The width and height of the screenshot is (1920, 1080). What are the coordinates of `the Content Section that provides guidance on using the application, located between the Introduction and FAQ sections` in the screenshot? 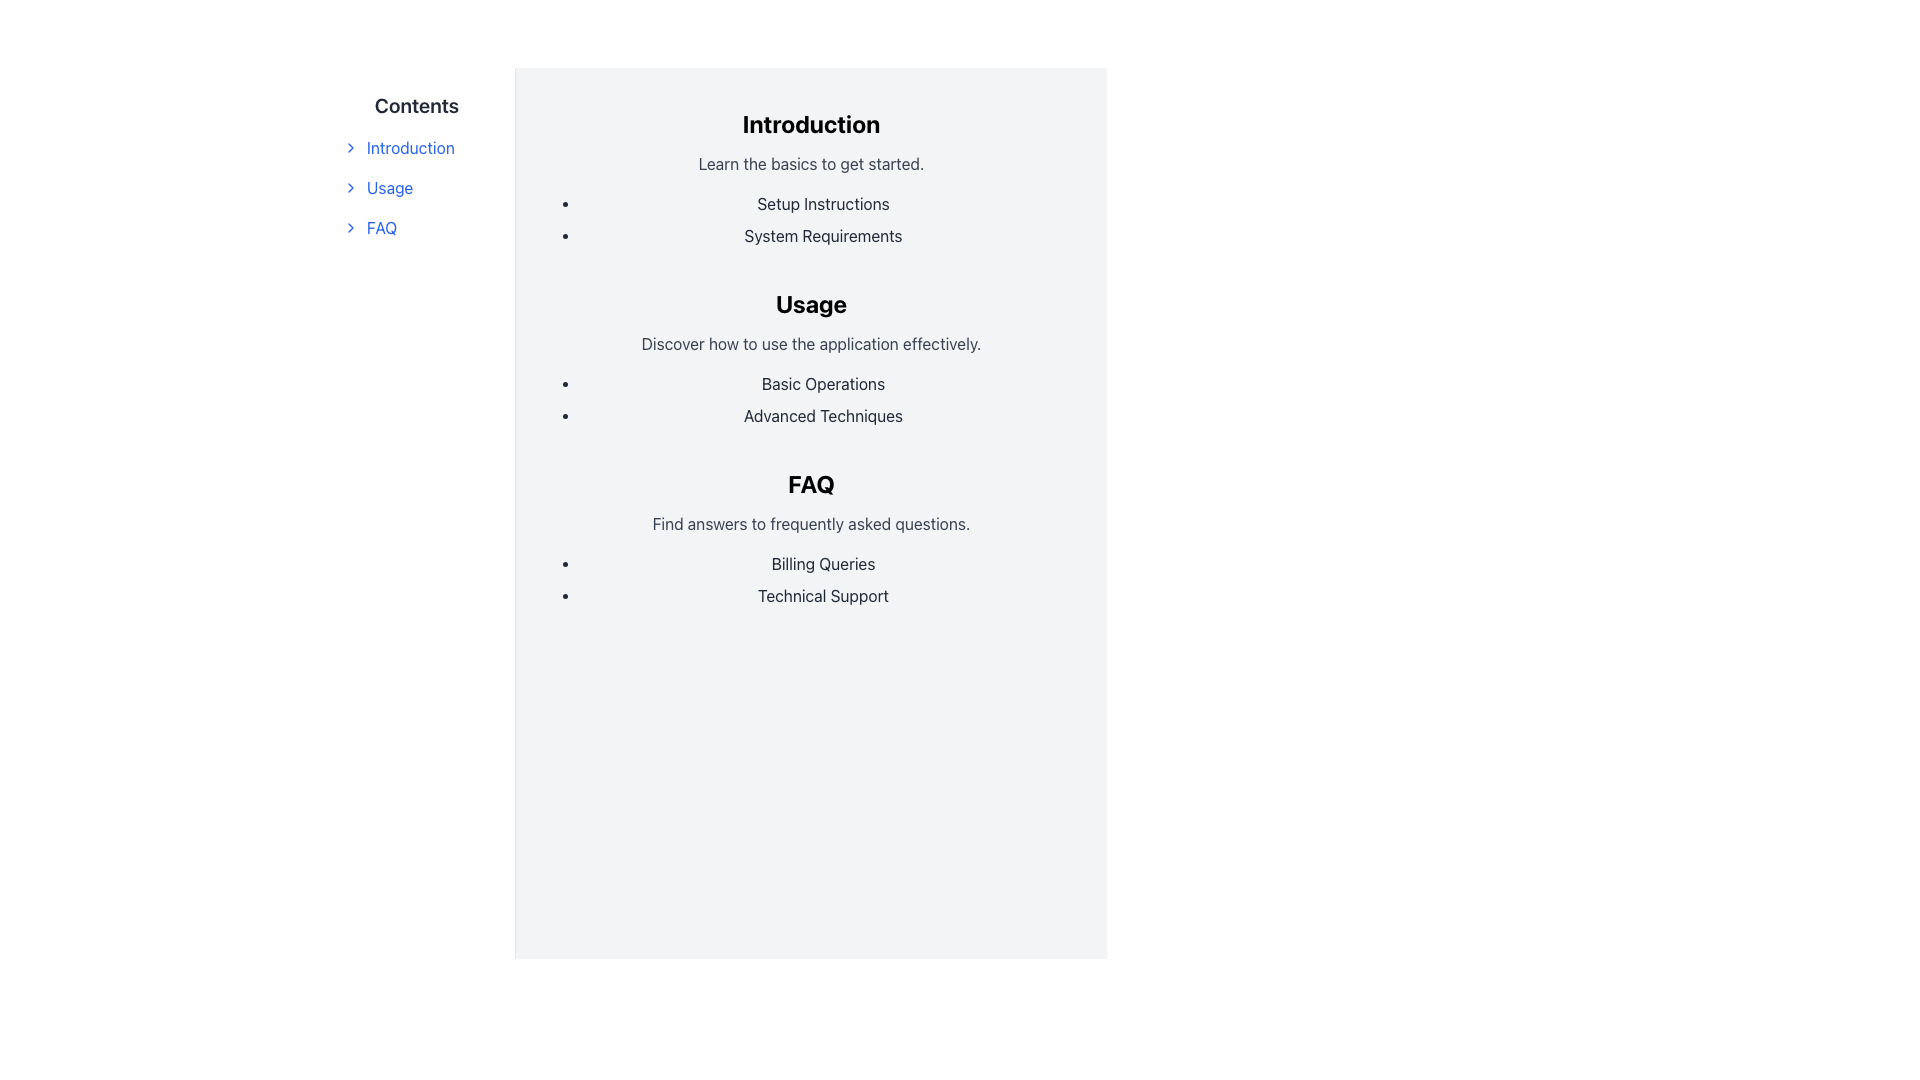 It's located at (811, 357).